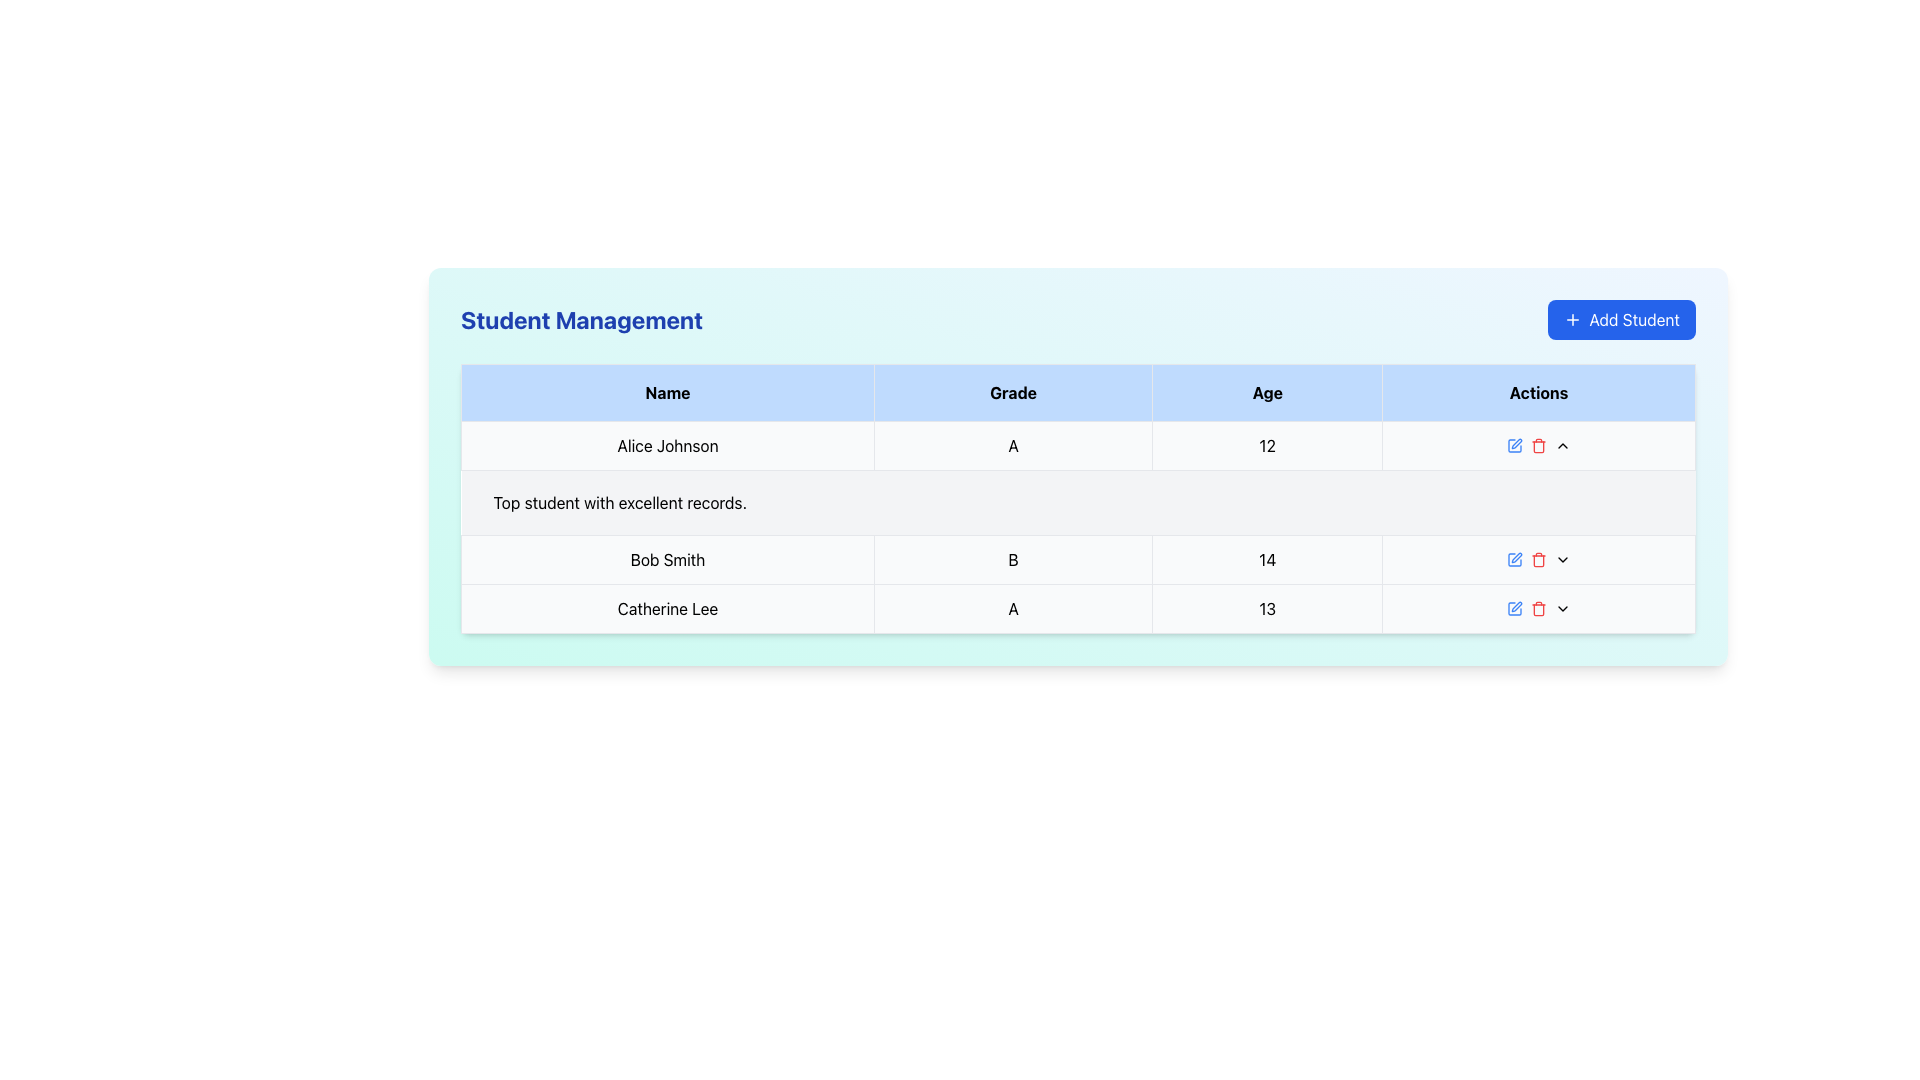  What do you see at coordinates (667, 608) in the screenshot?
I see `the text label displaying the name 'Catherine Lee' located in the fourth row of the table under the 'Name' column` at bounding box center [667, 608].